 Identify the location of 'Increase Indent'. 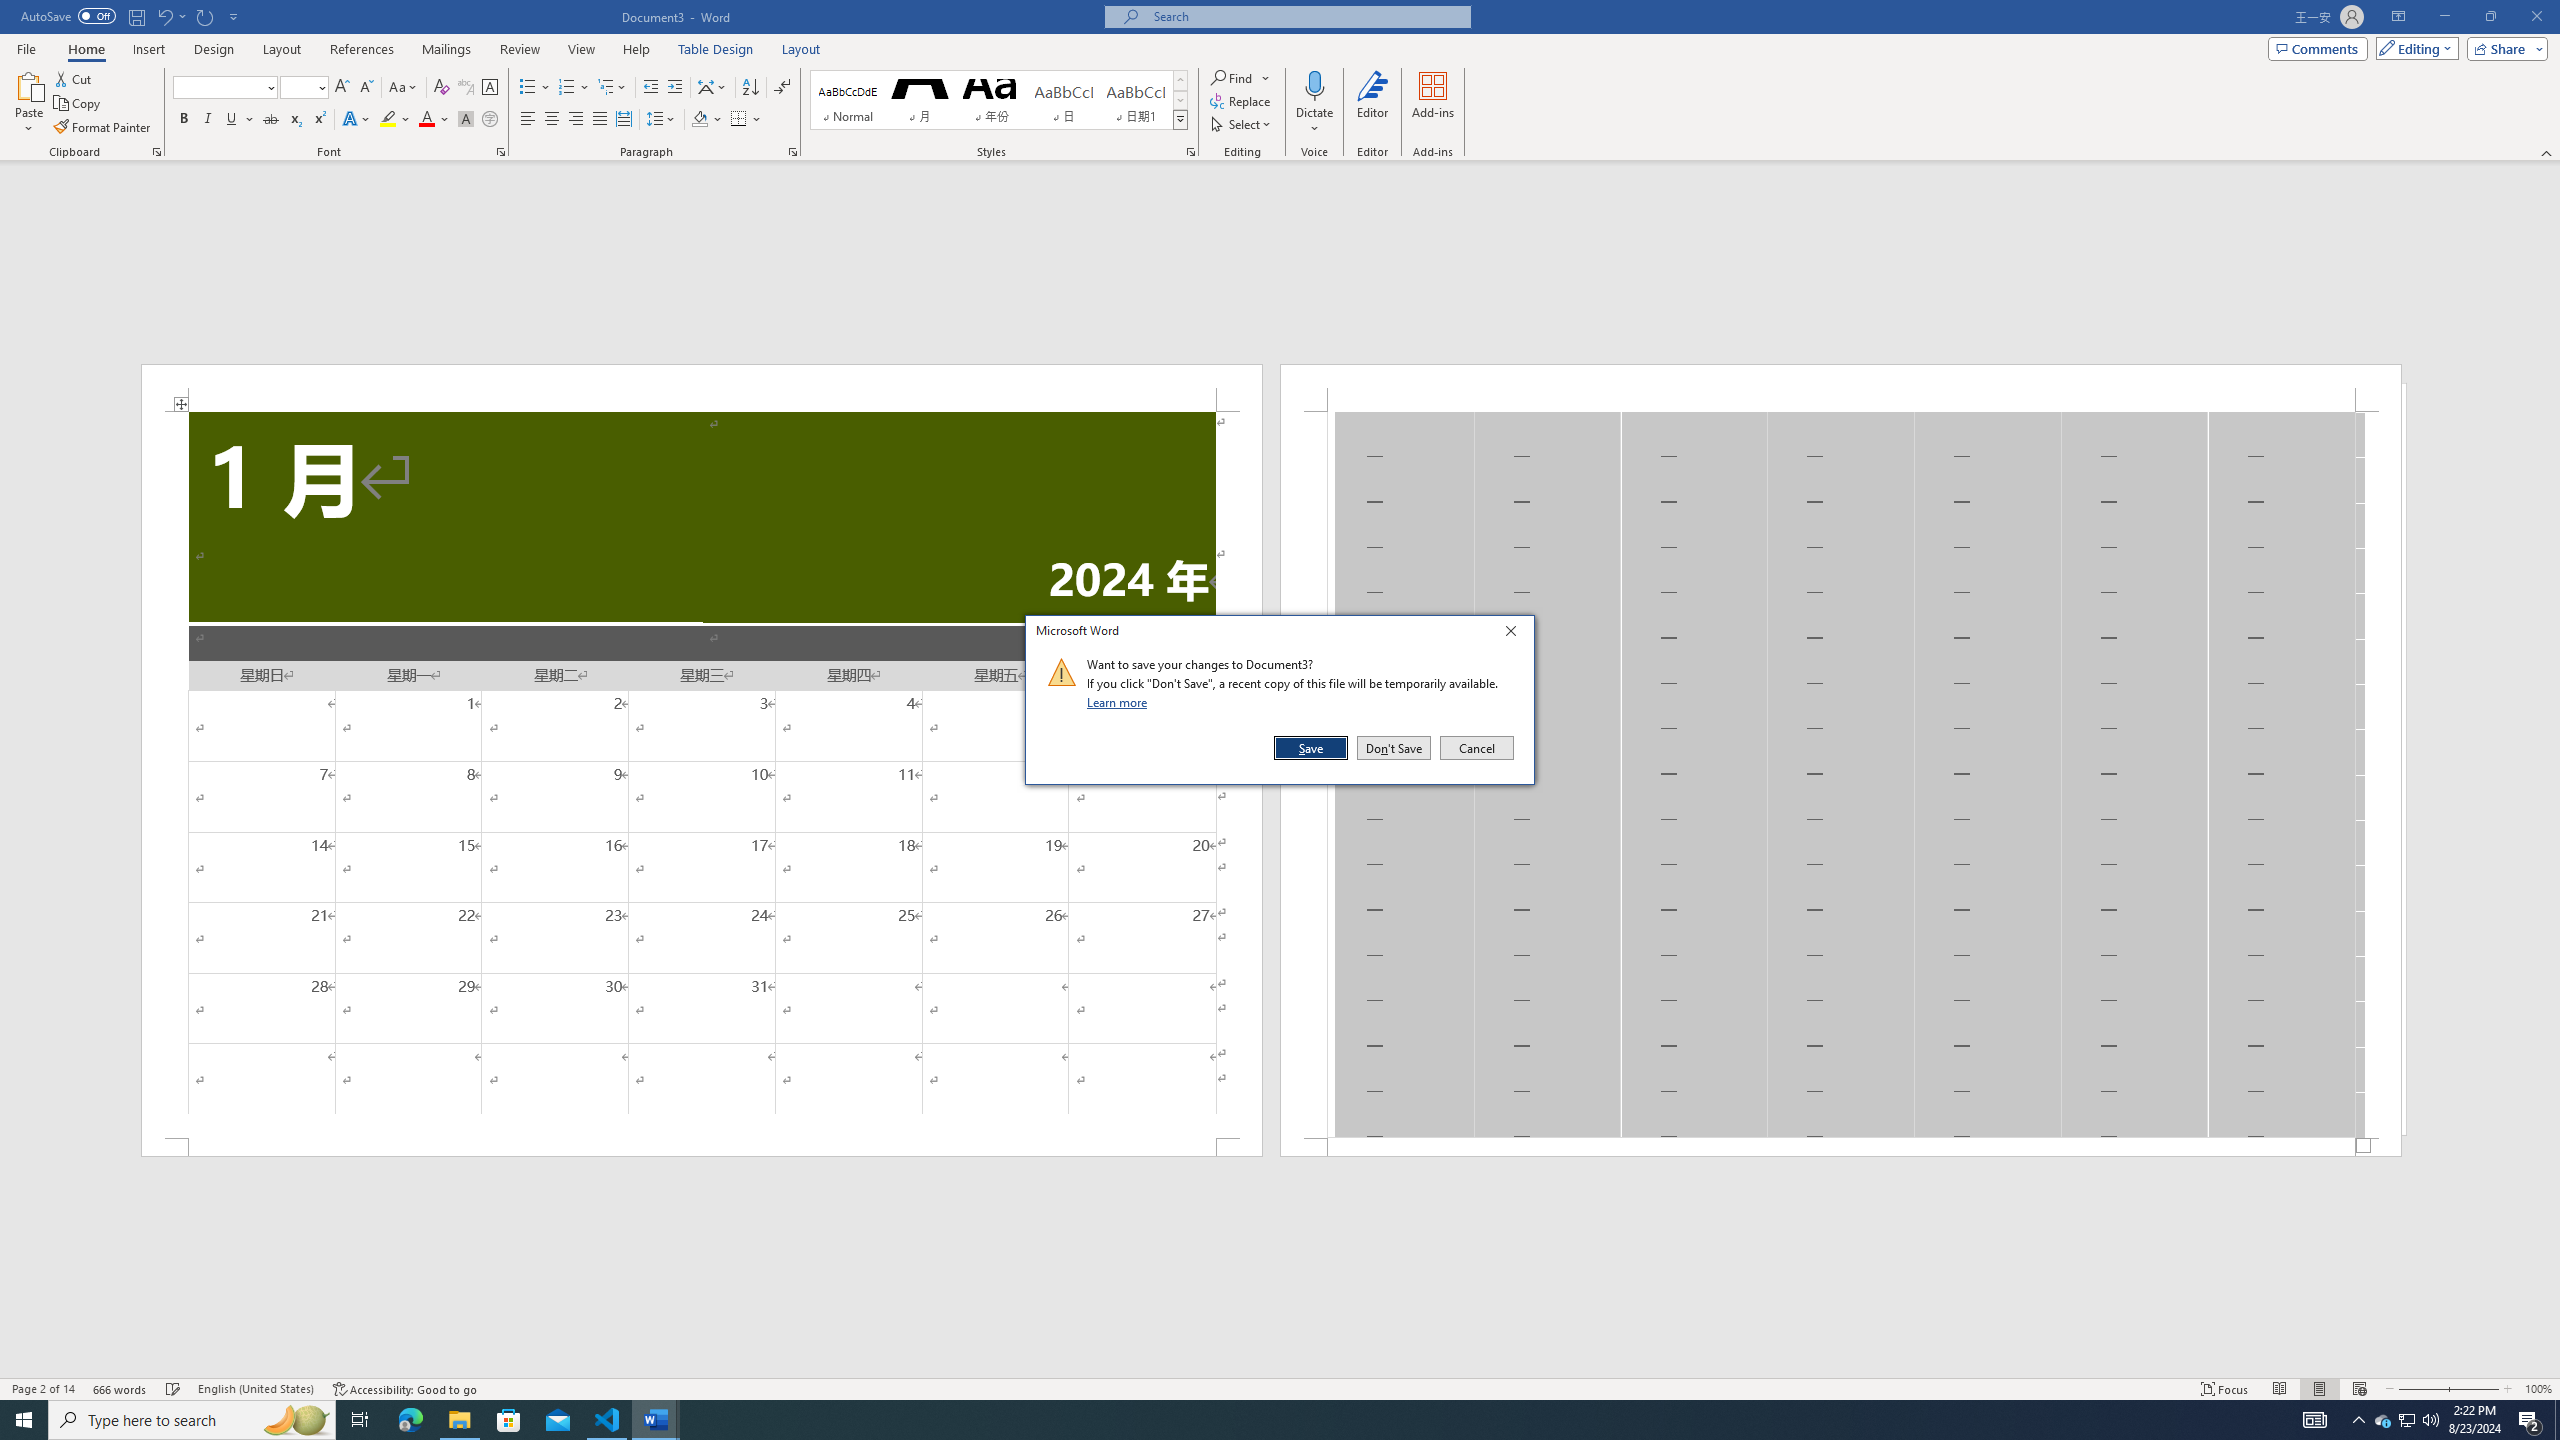
(673, 87).